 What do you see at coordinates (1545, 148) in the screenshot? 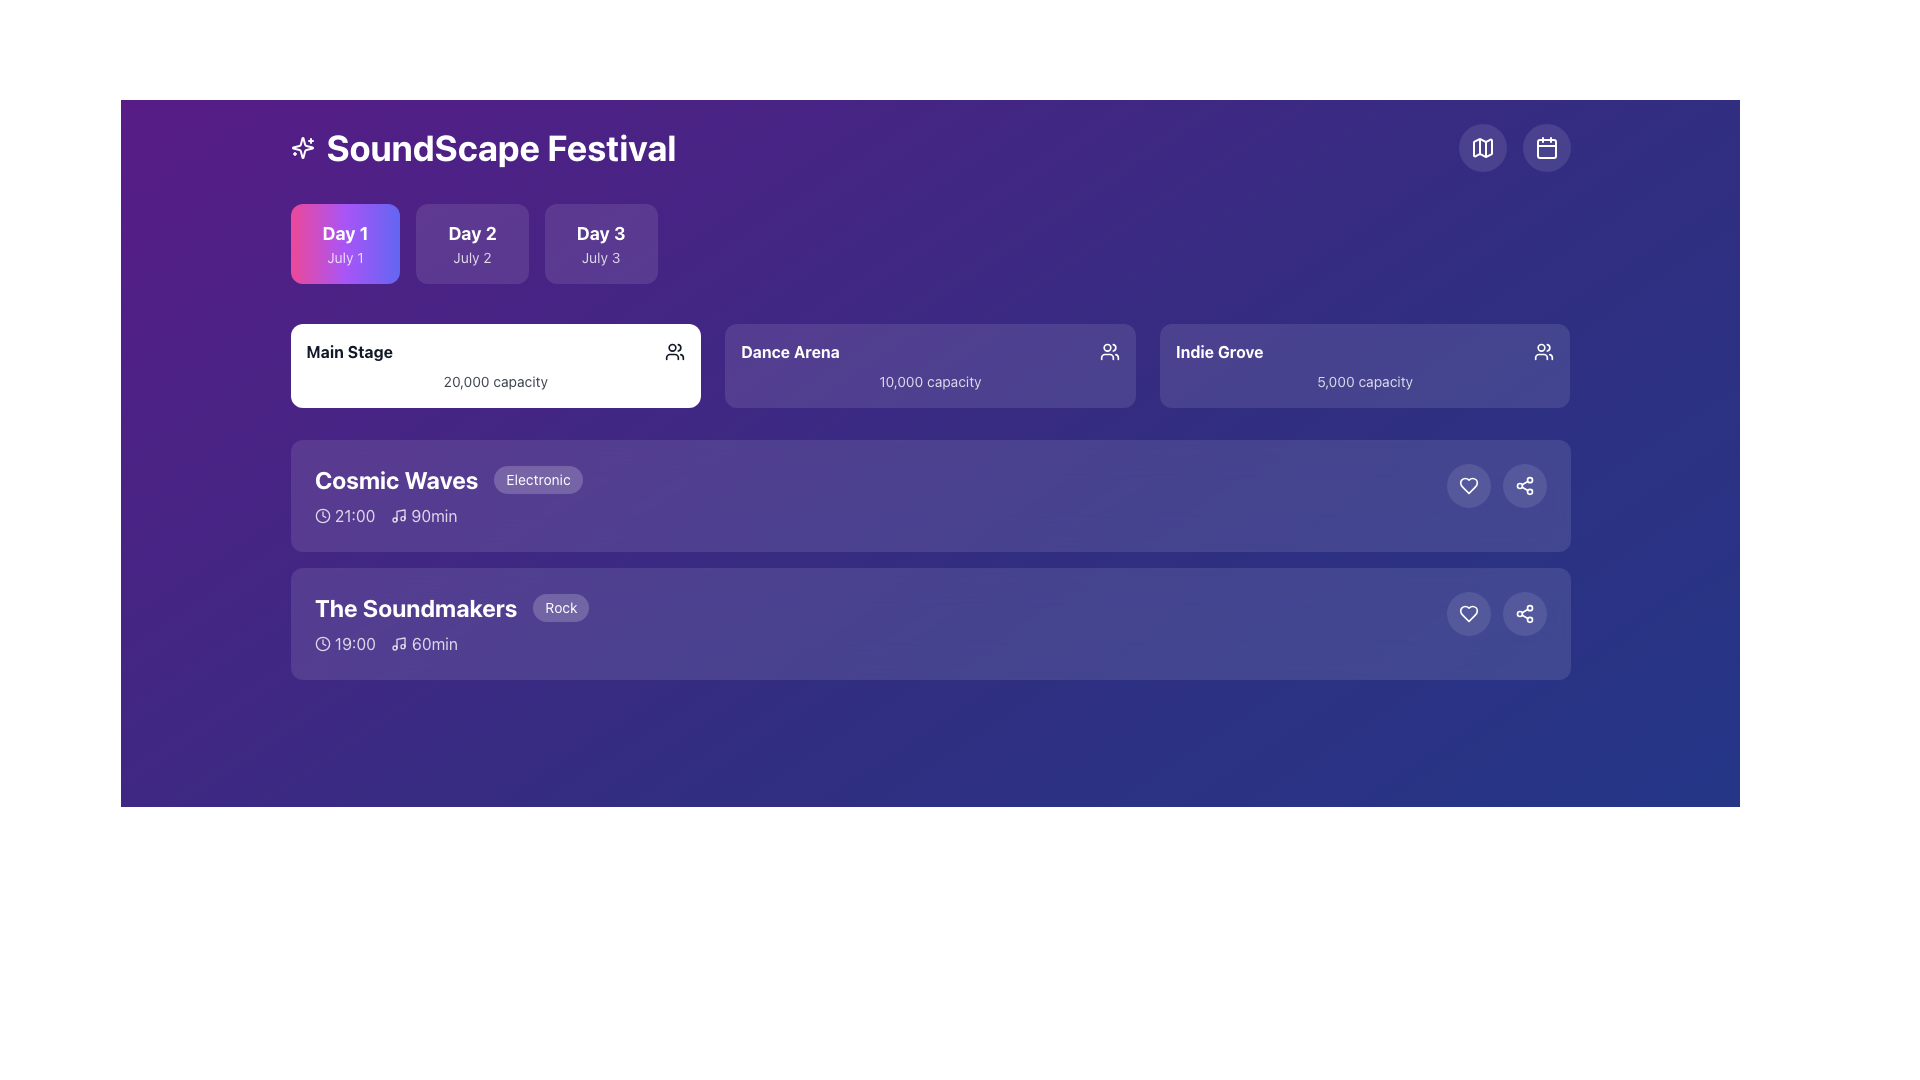
I see `the graphical representation in the top-right corner of the application interface, which is part of the calendar icon adjacent to the map icon` at bounding box center [1545, 148].